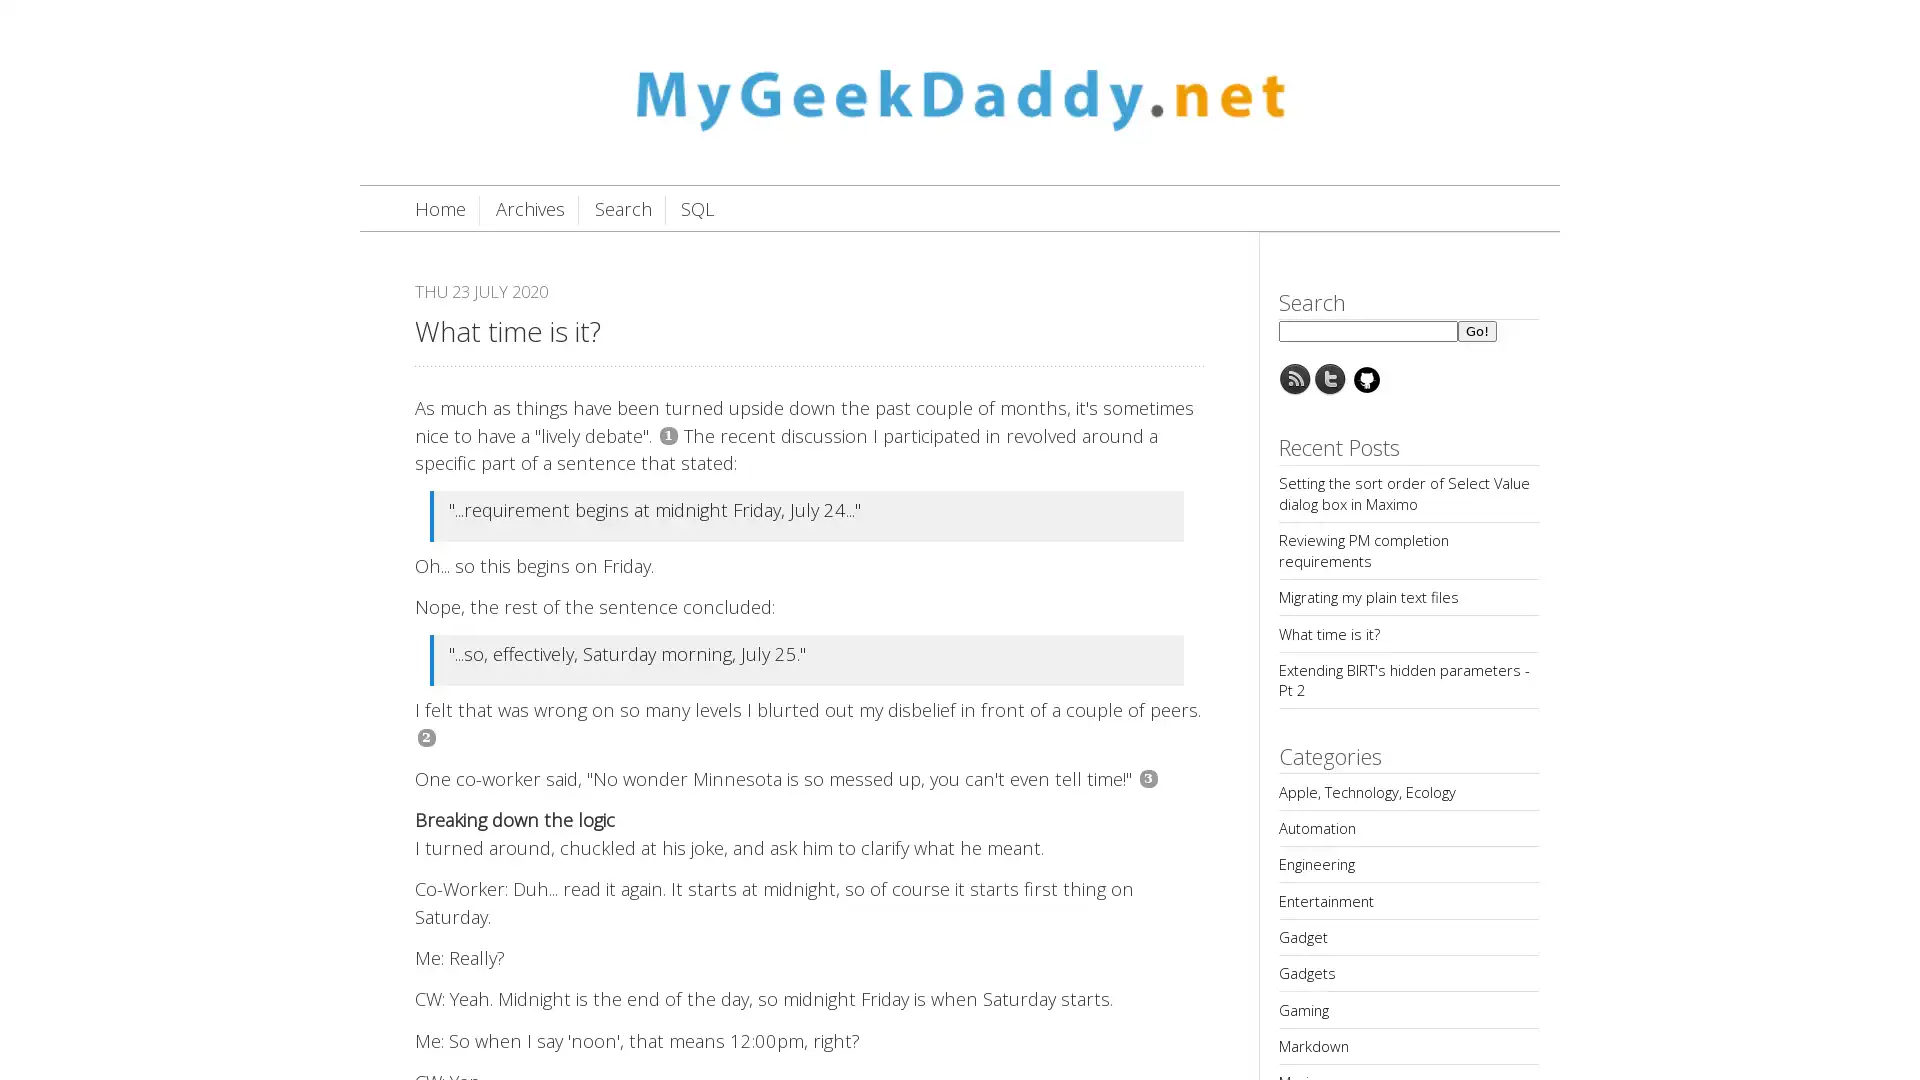 This screenshot has width=1920, height=1080. Describe the element at coordinates (425, 737) in the screenshot. I see `2` at that location.